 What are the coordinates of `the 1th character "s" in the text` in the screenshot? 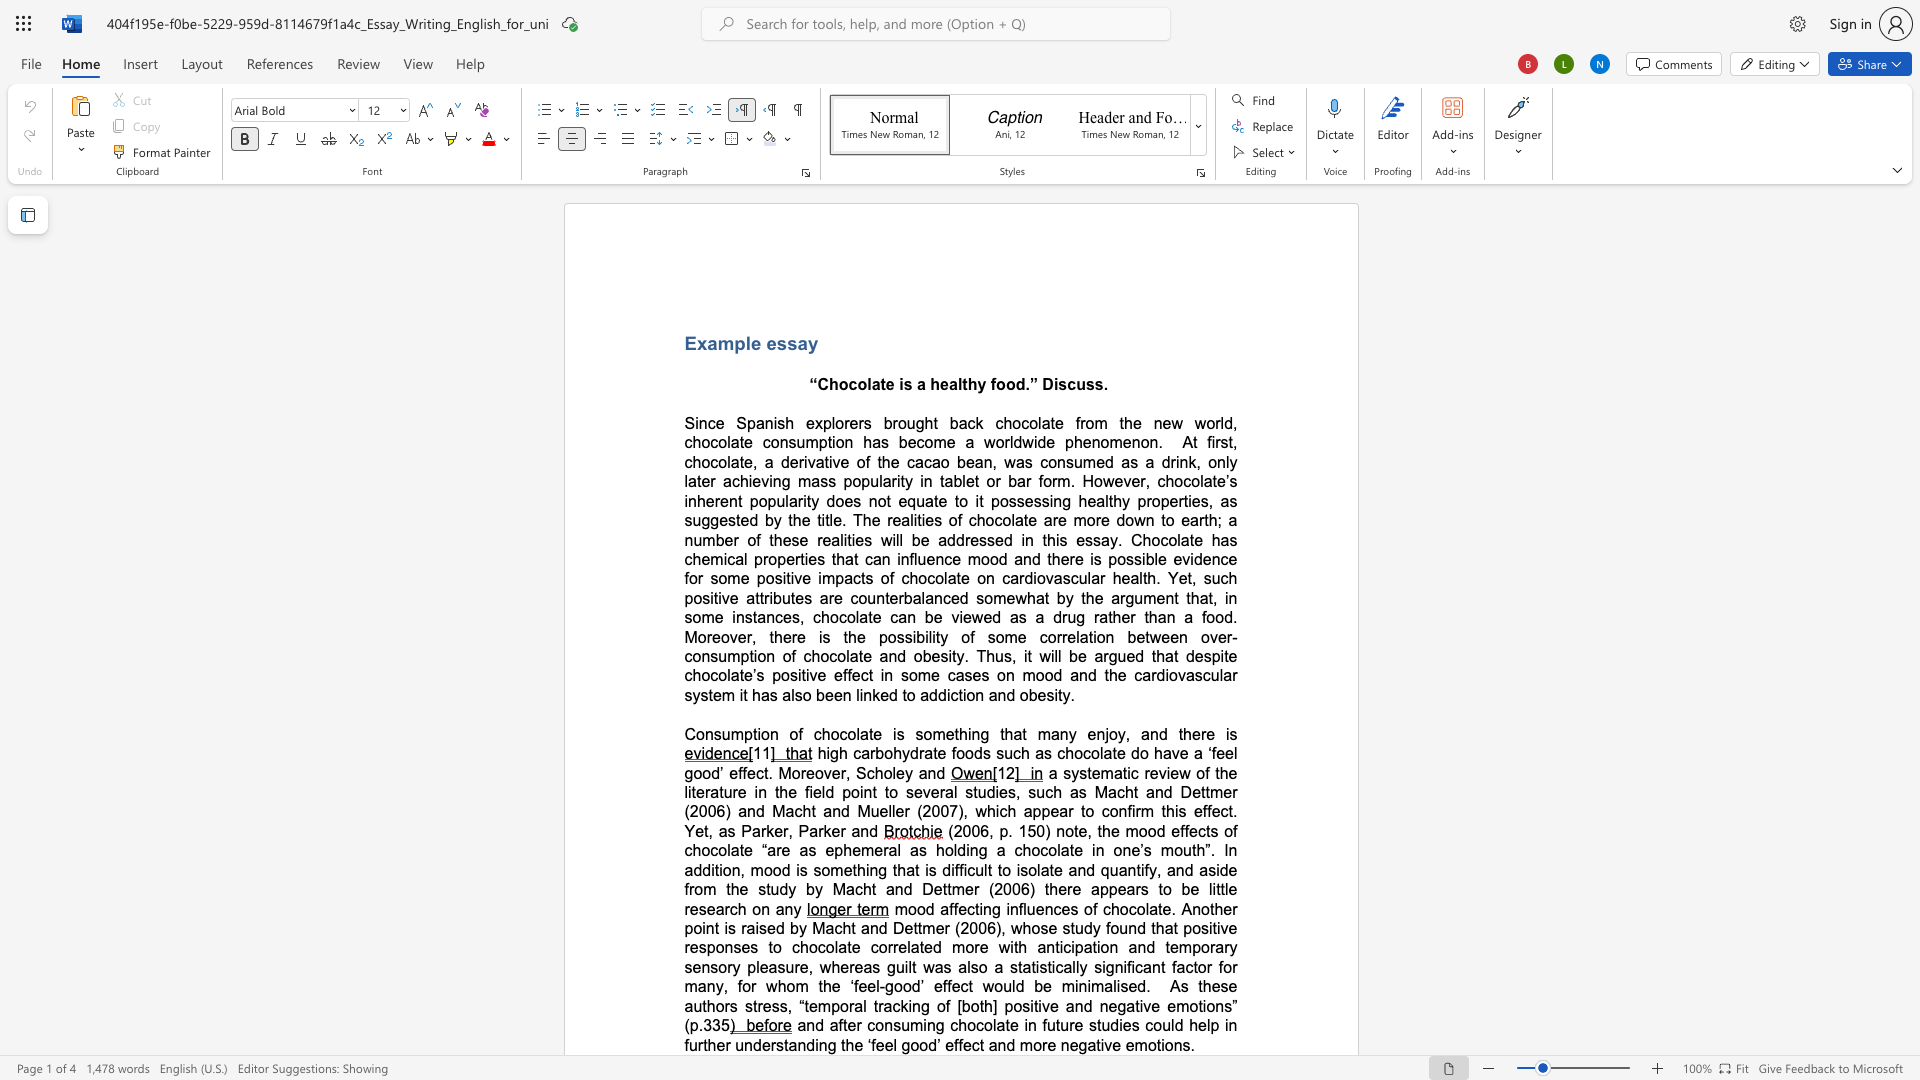 It's located at (1012, 500).